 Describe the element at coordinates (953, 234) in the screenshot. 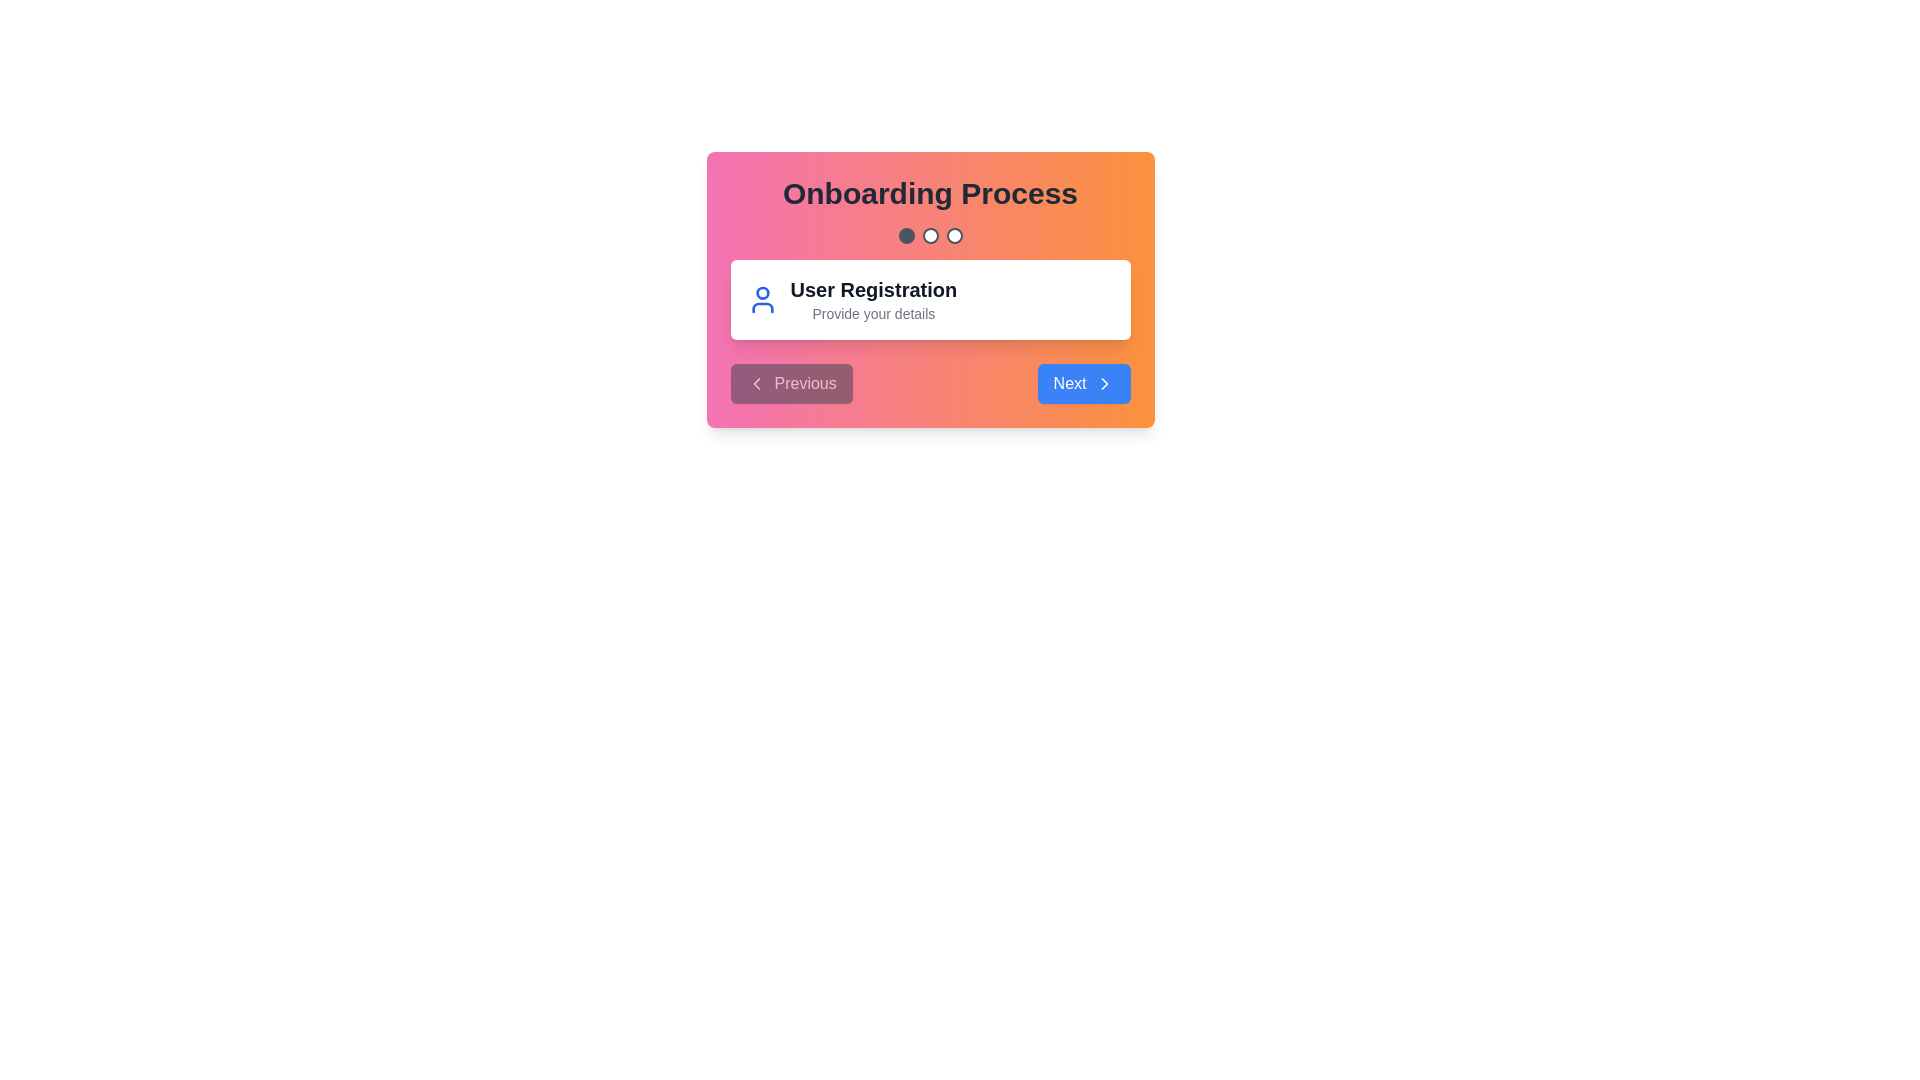

I see `the third circular progress indicator in the onboarding process` at that location.